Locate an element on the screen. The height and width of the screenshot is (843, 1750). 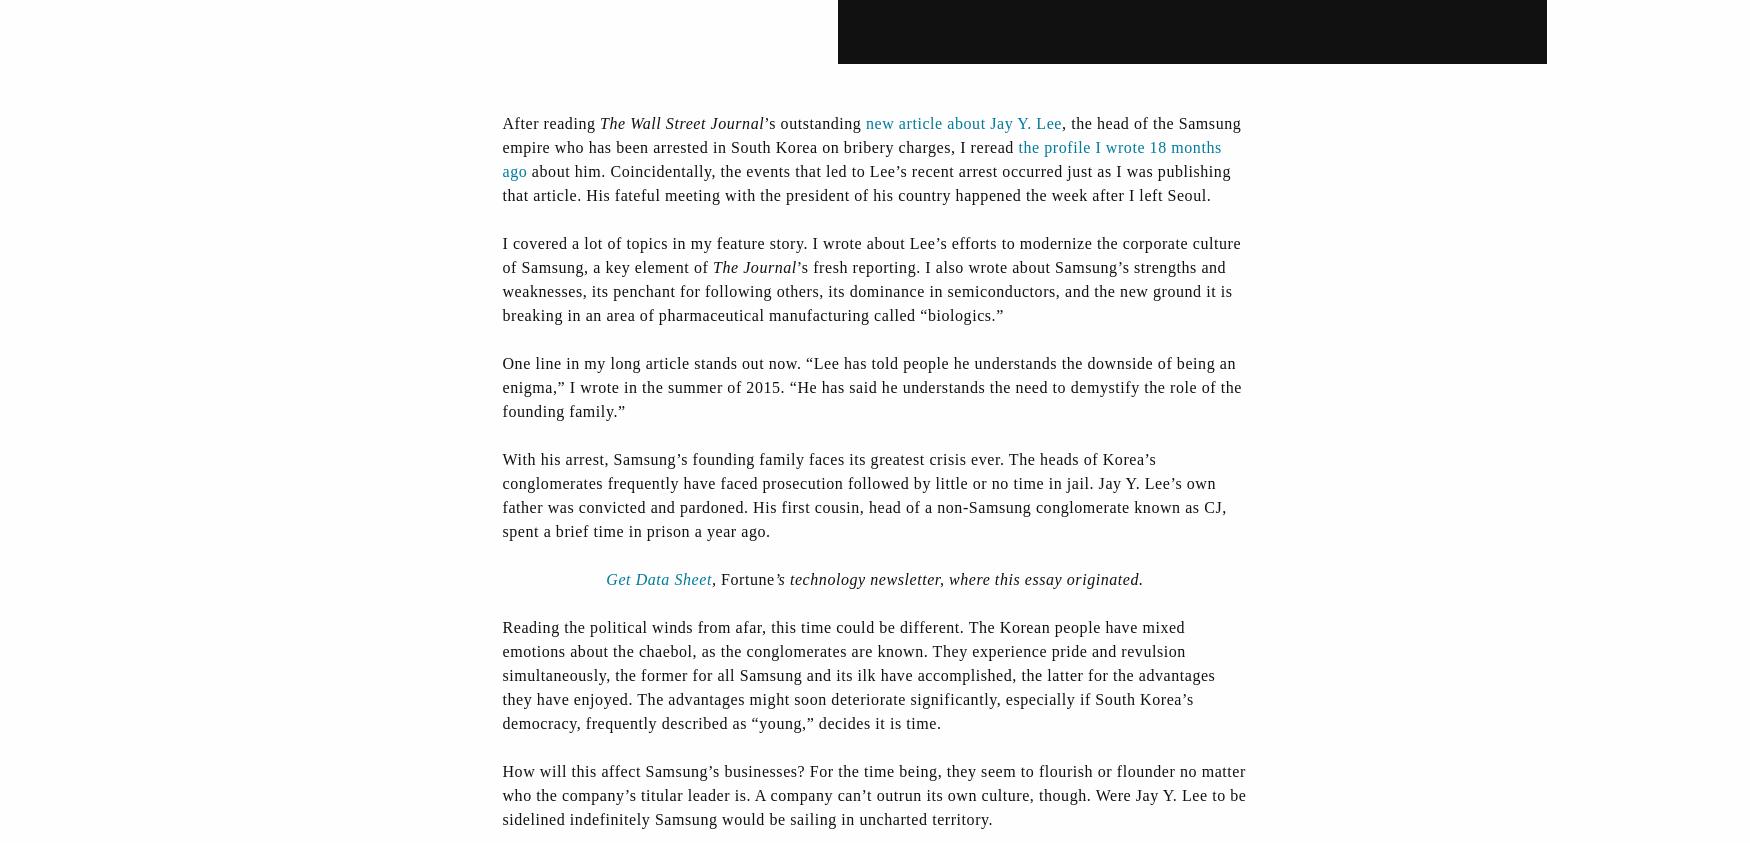
'’s fresh reporting. I also wrote about Samsung’s strengths and weaknesses, its penchant for following others, its dominance in semiconductors, and the new ground it is breaking in an area of pharmaceutical manufacturing called “biologics.”' is located at coordinates (866, 290).